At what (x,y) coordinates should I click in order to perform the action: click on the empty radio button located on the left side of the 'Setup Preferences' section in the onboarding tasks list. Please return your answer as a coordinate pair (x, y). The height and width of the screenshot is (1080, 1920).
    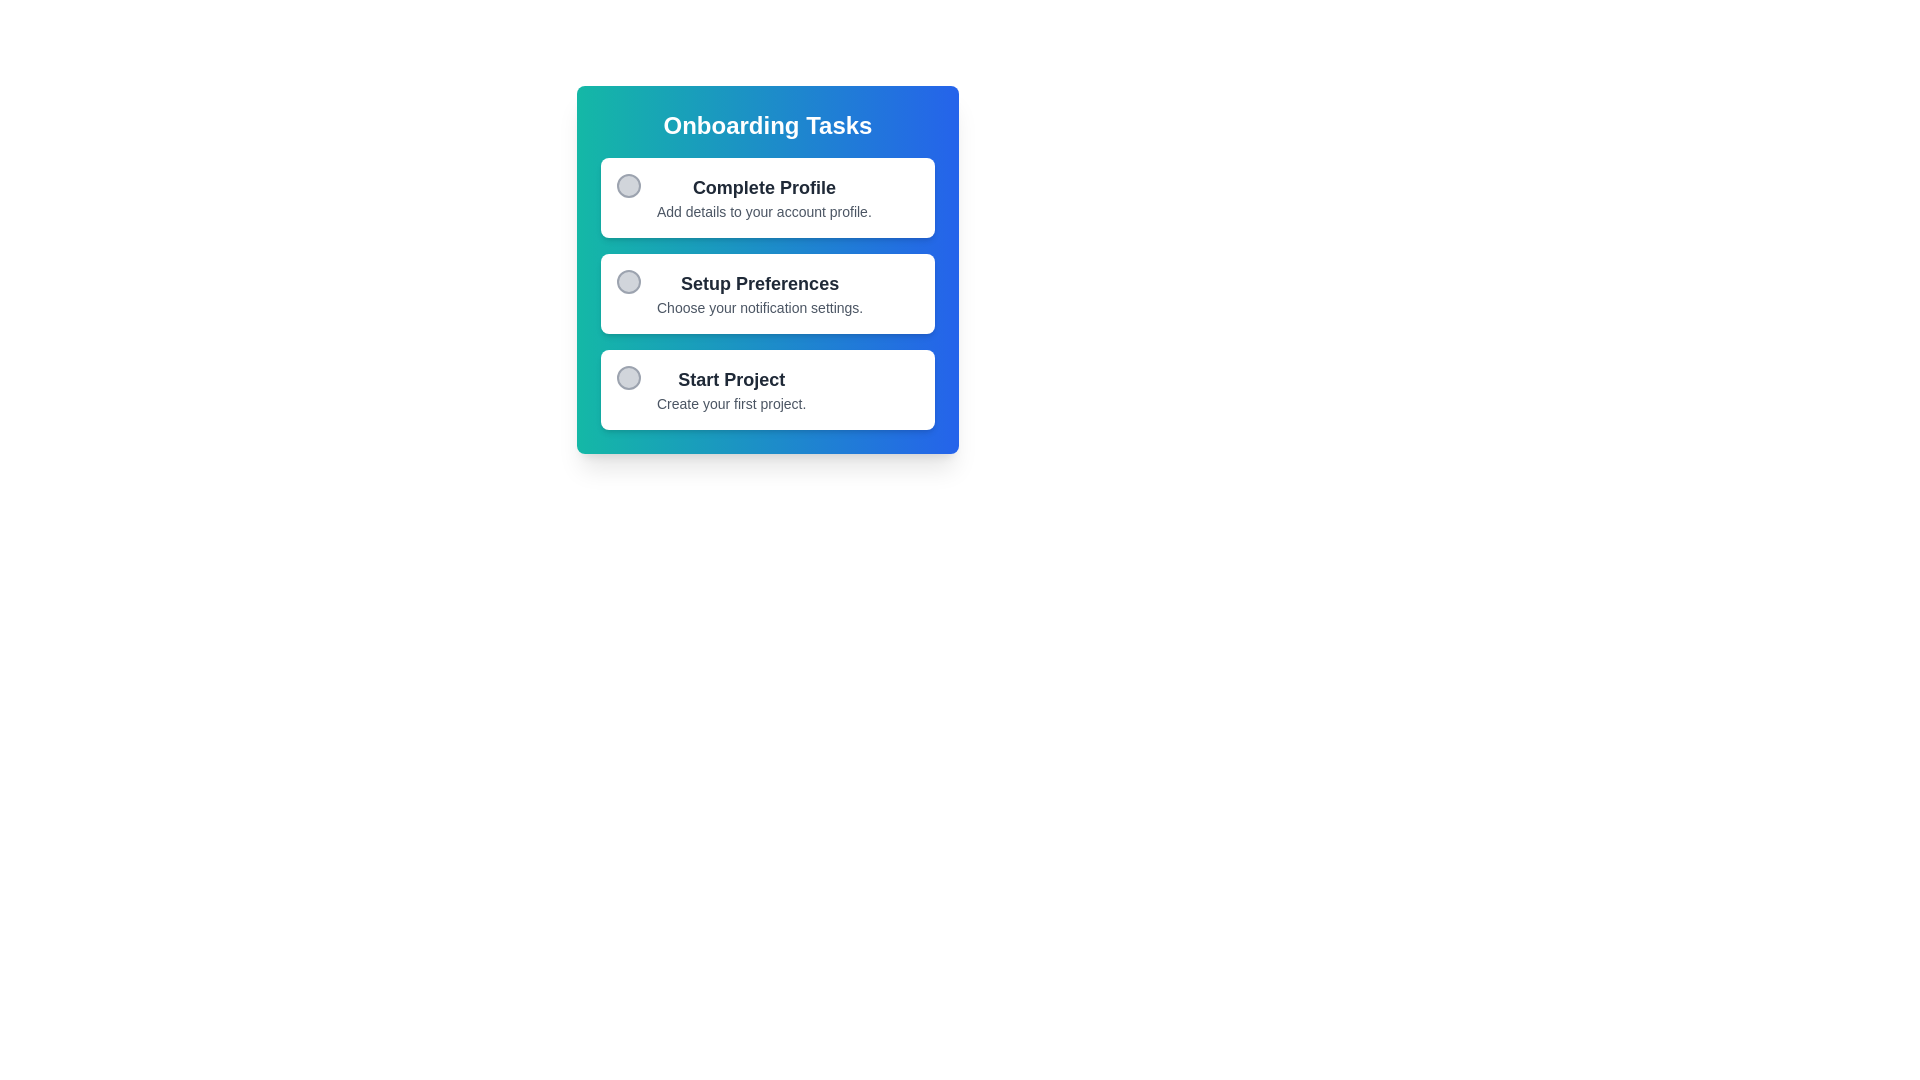
    Looking at the image, I should click on (627, 281).